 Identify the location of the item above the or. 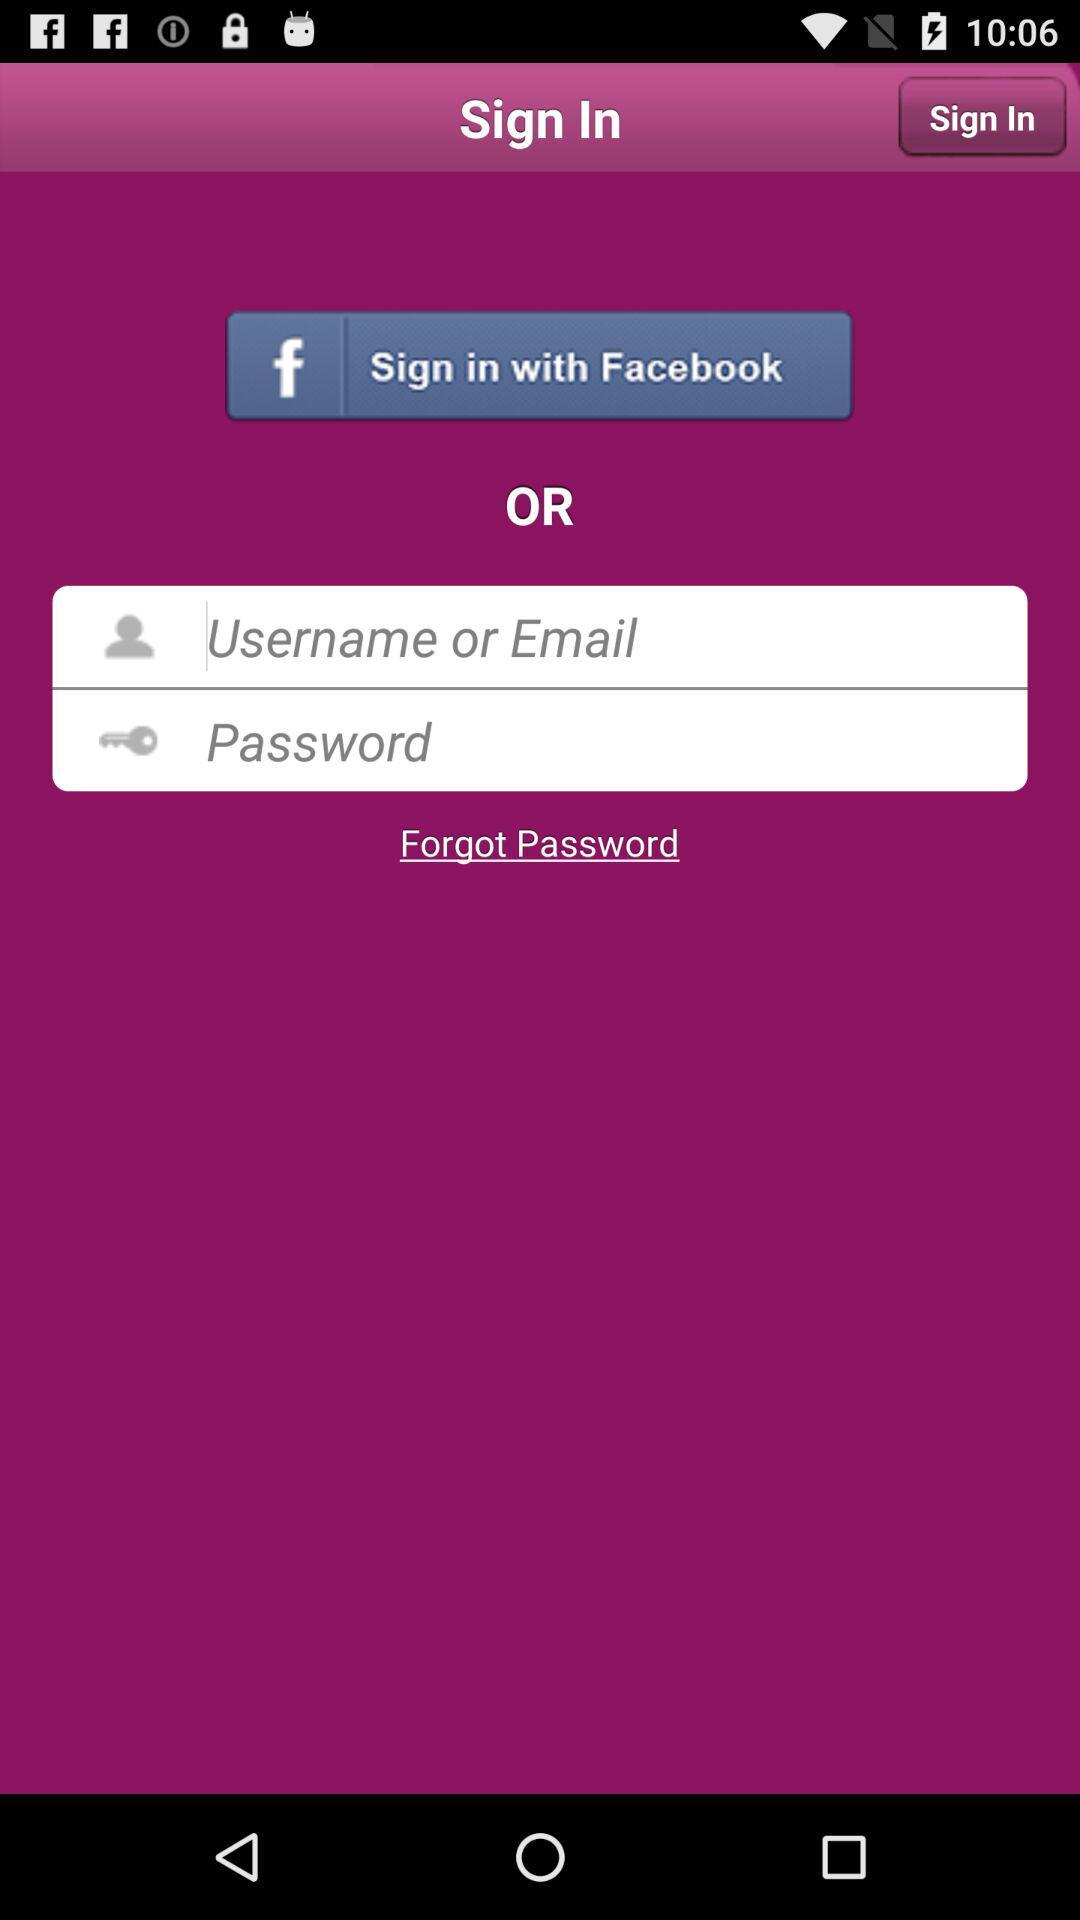
(540, 367).